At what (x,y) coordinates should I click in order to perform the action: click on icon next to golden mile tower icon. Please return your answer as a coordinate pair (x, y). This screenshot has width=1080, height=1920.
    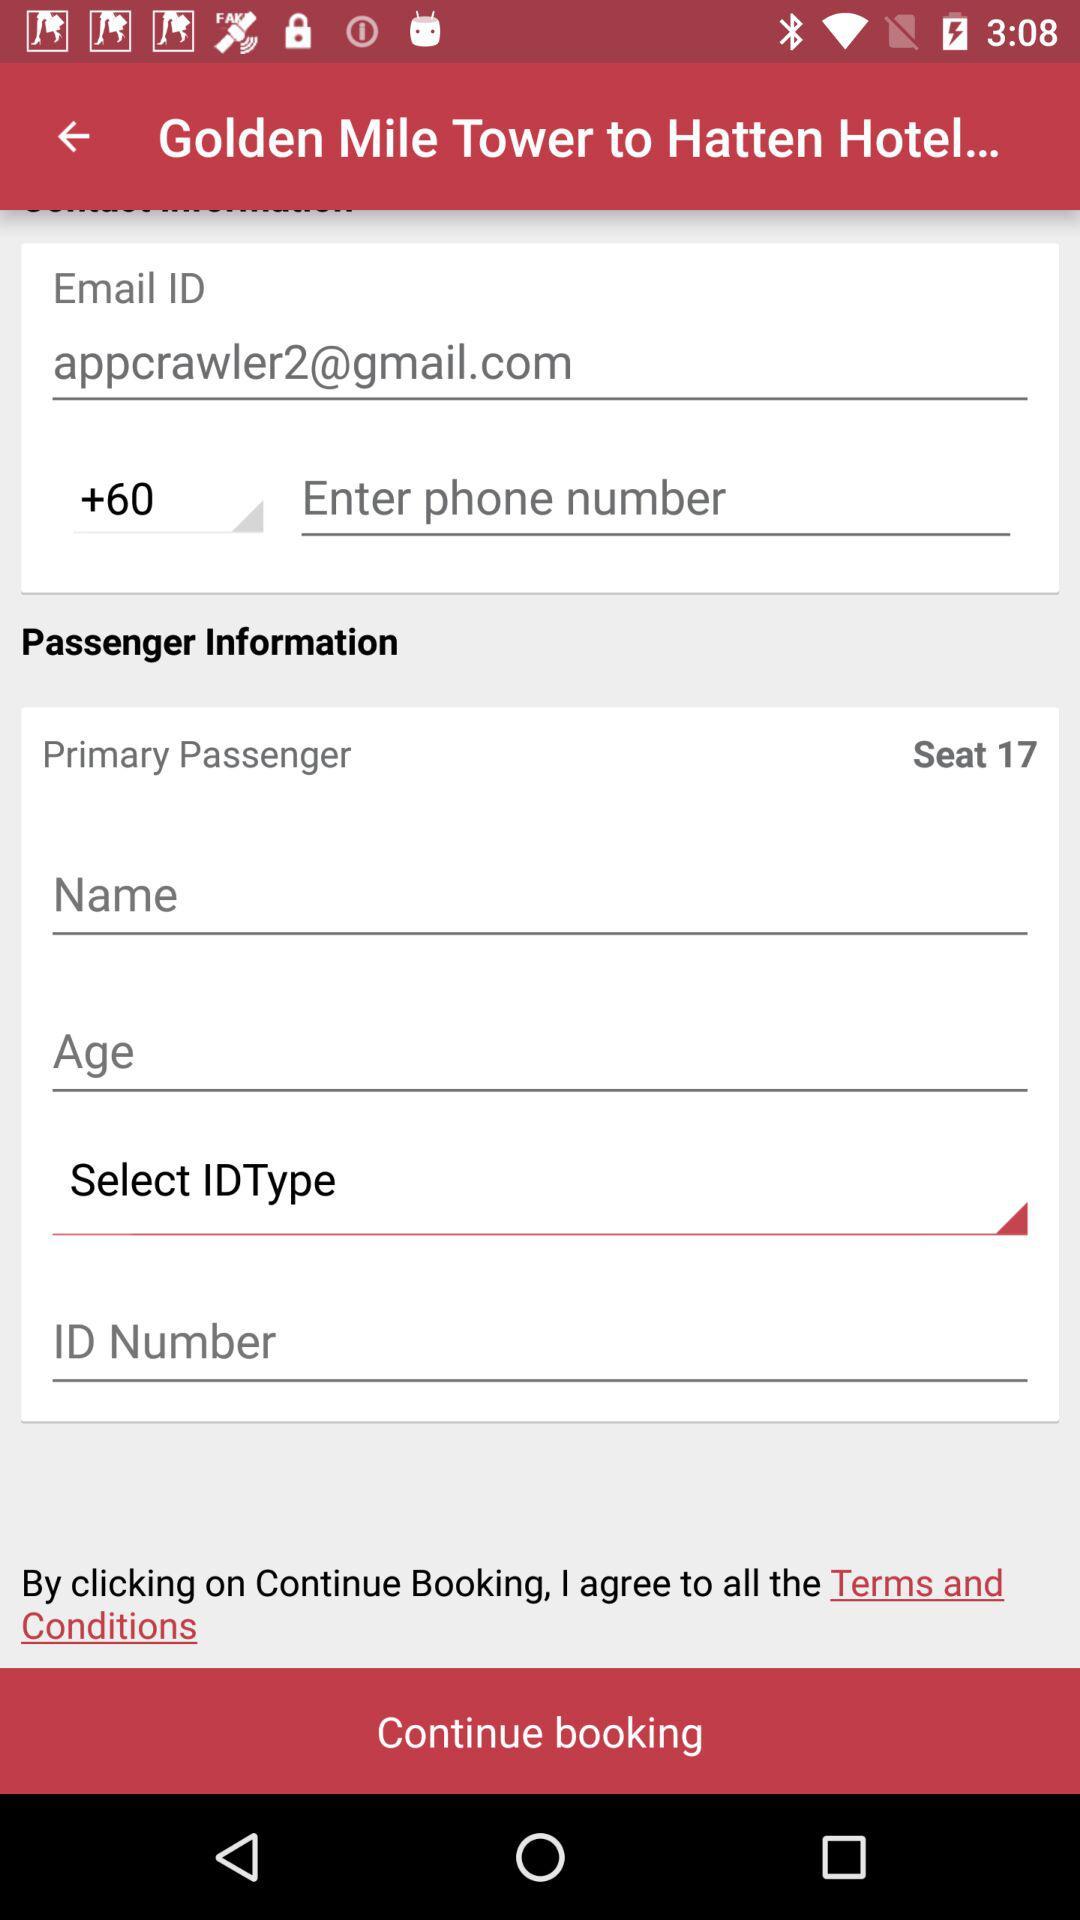
    Looking at the image, I should click on (72, 135).